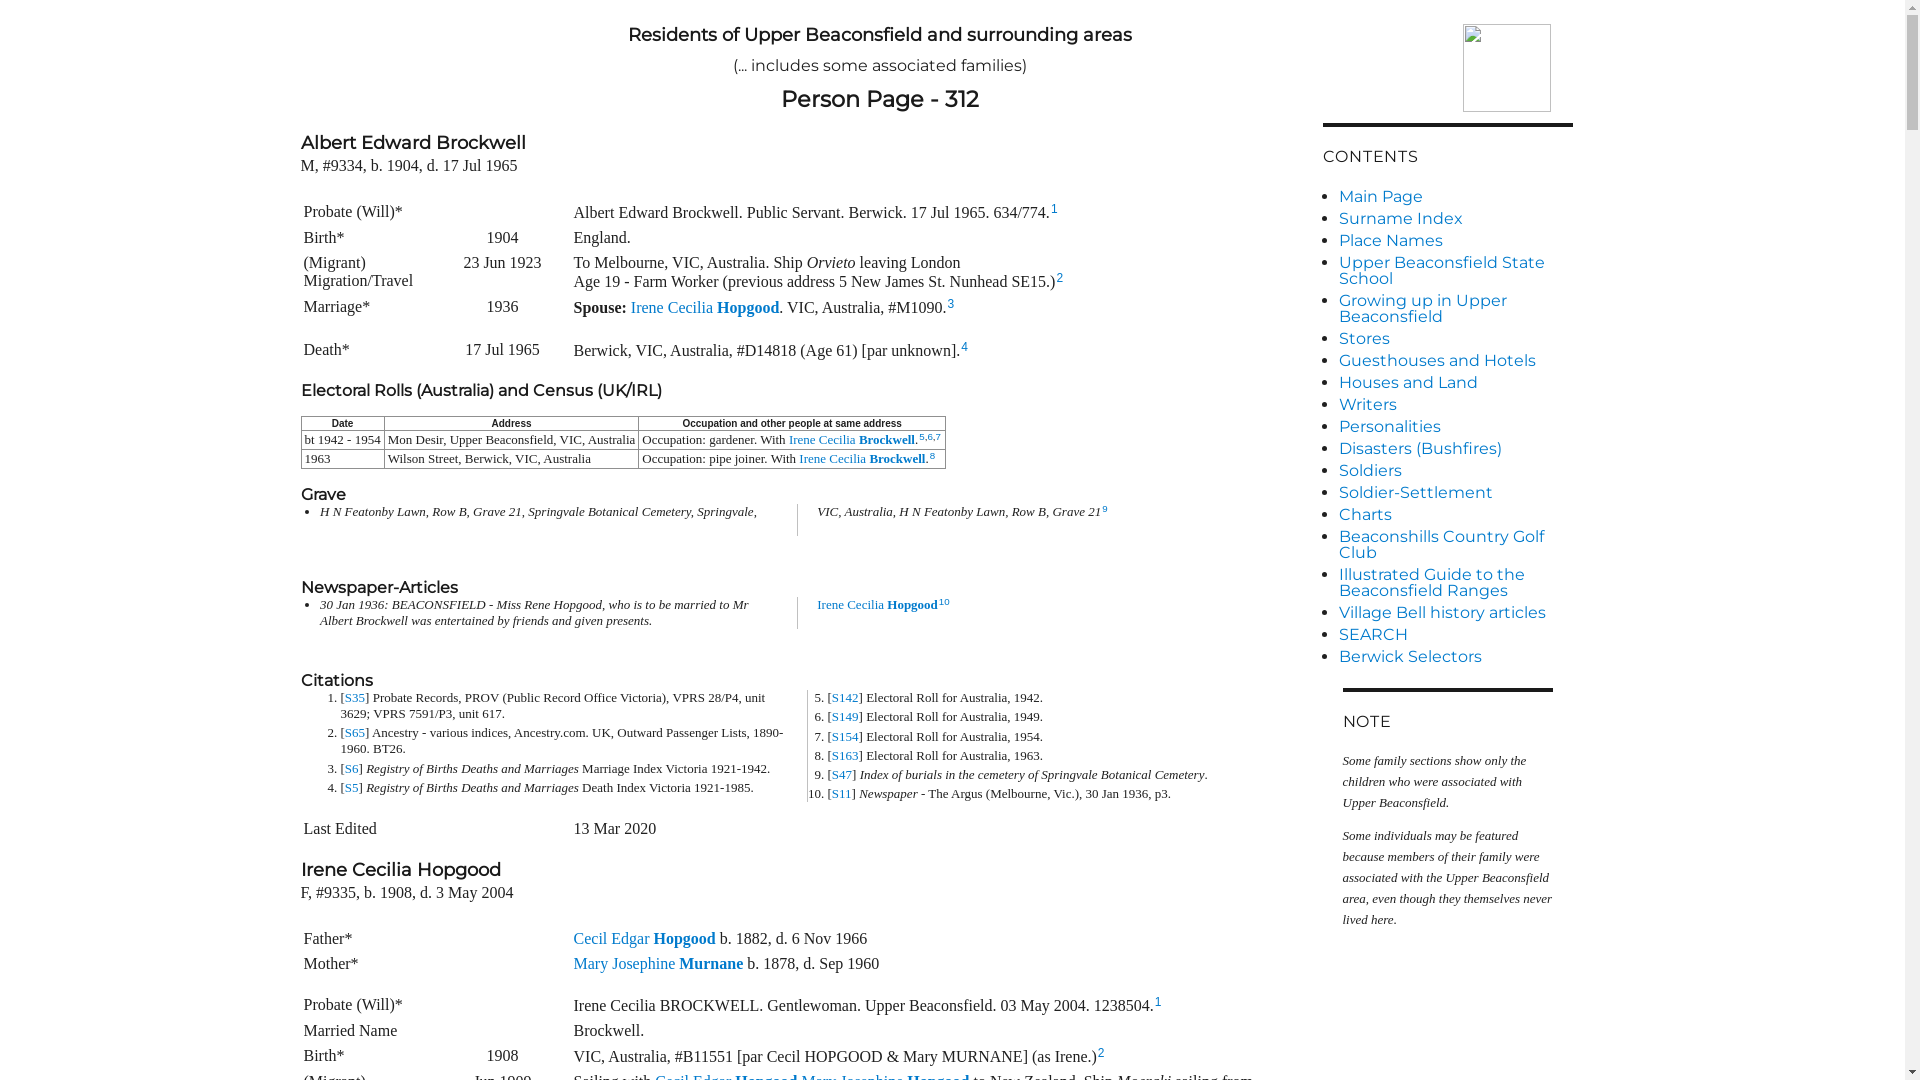 This screenshot has height=1080, width=1920. Describe the element at coordinates (943, 600) in the screenshot. I see `'10'` at that location.